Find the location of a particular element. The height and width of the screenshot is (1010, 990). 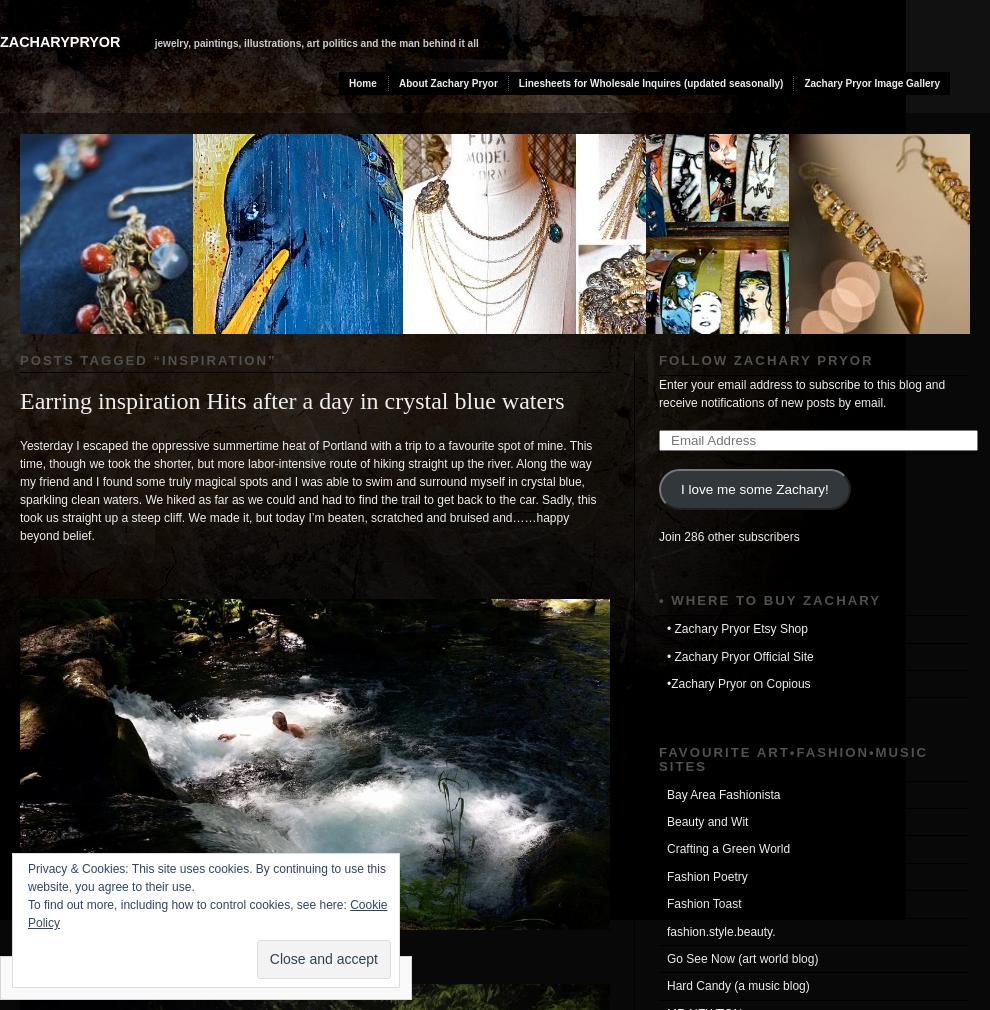

'To find out more, including how to control cookies, see here:' is located at coordinates (188, 904).